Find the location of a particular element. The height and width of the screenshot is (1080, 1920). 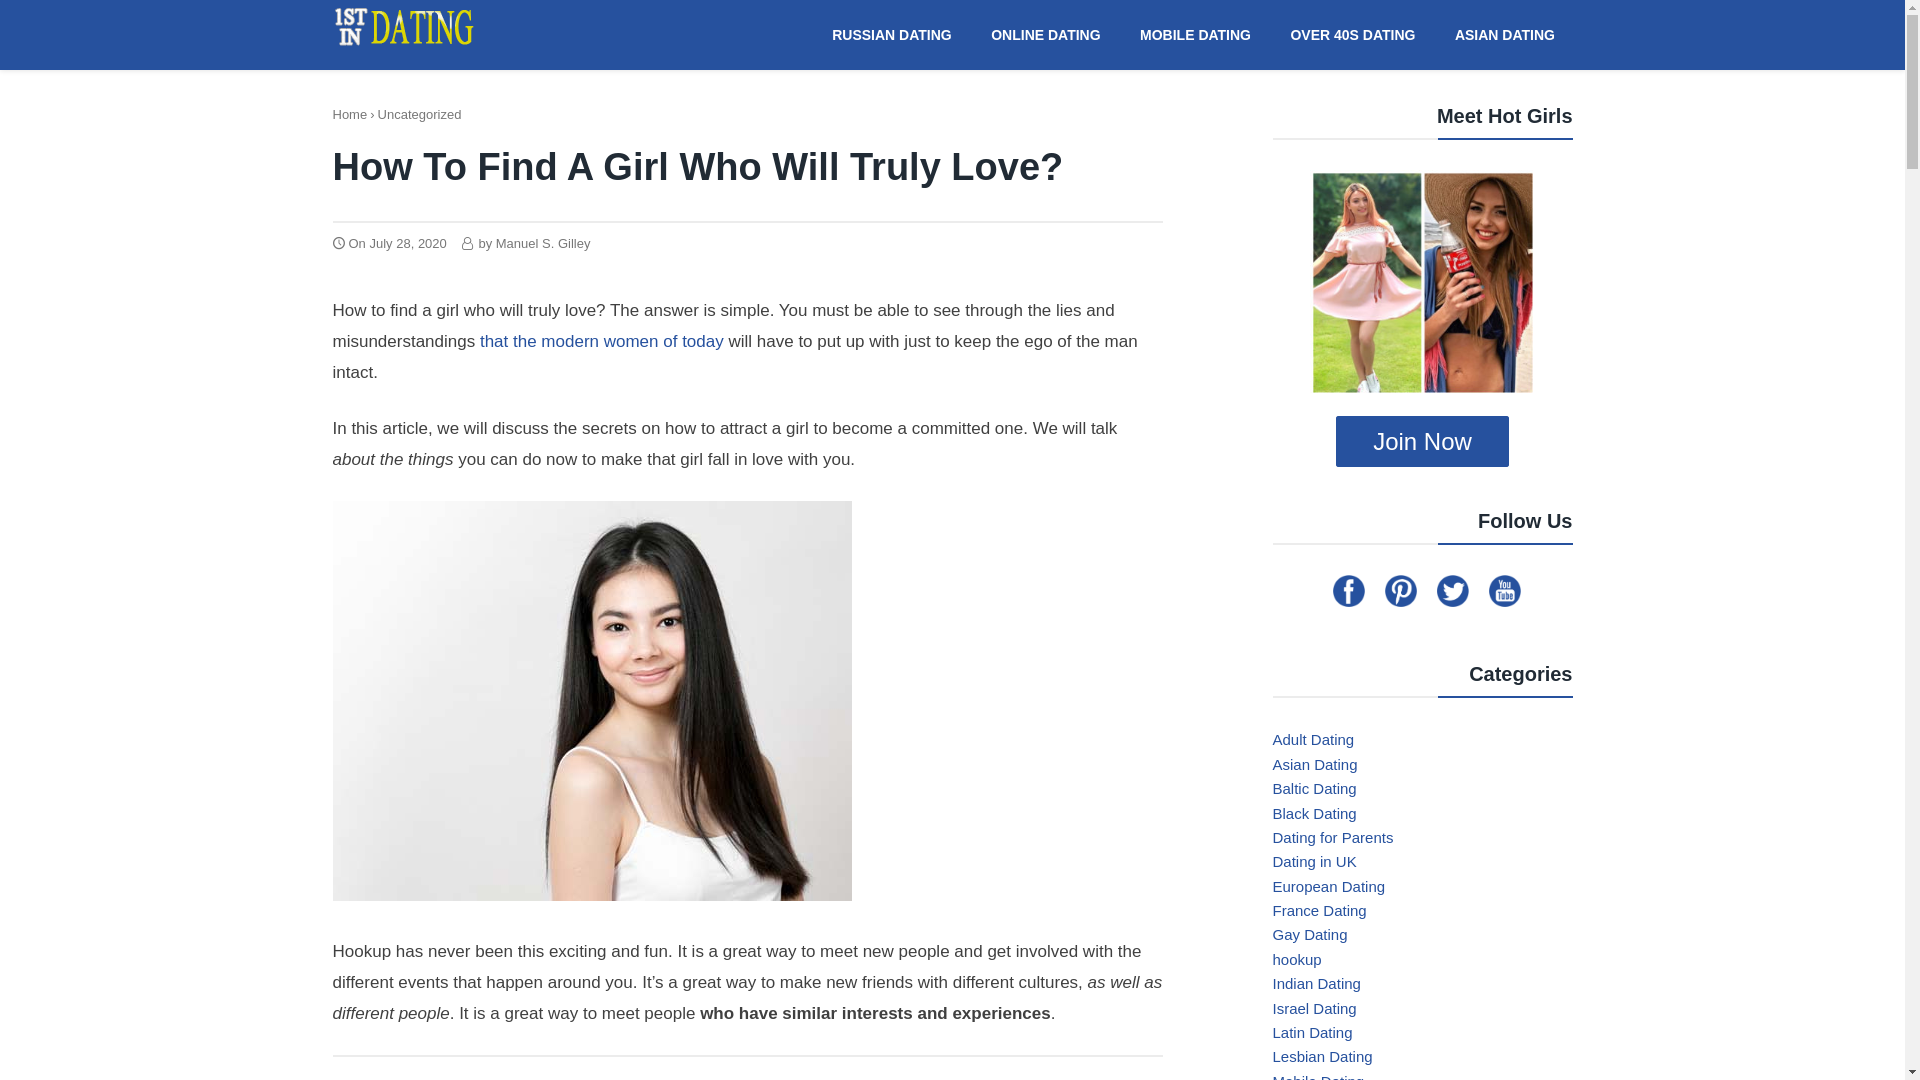

'Gay Dating' is located at coordinates (1309, 934).